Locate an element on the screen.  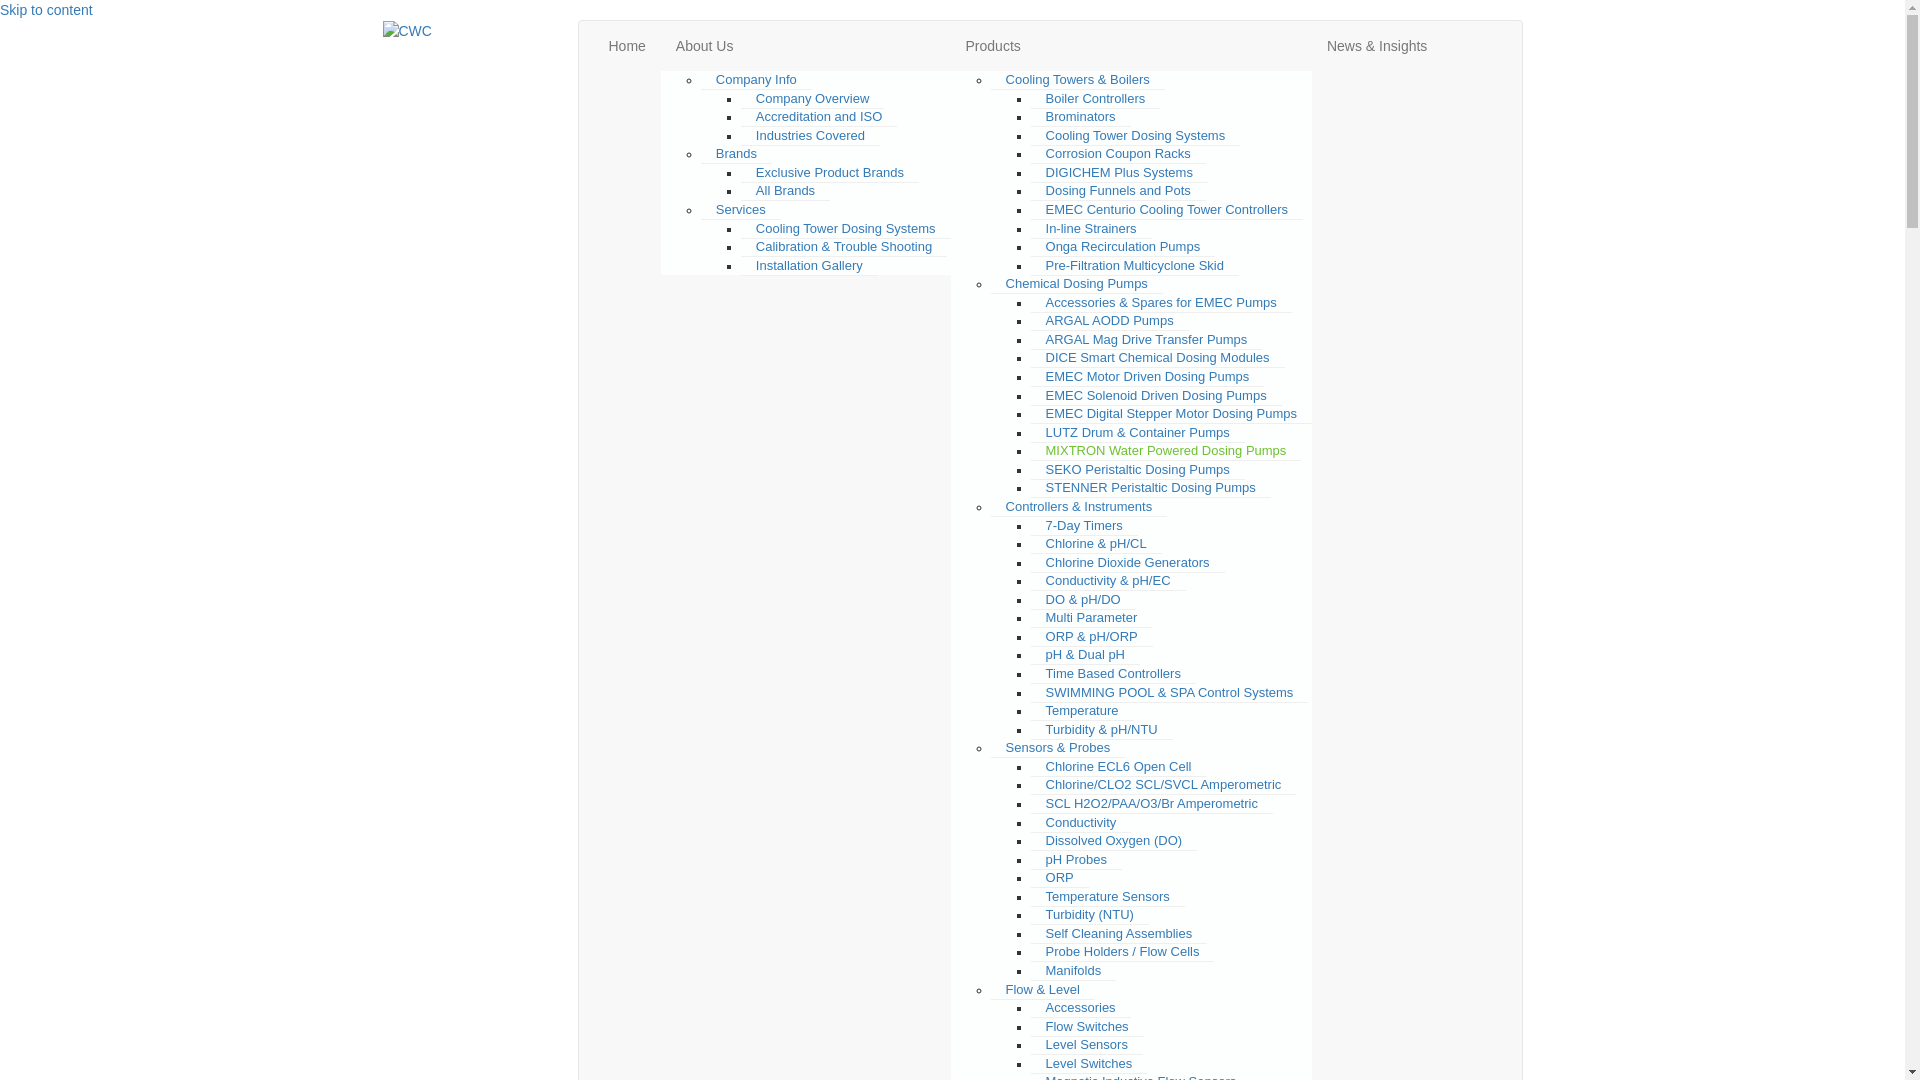
'Company Overview' is located at coordinates (812, 99).